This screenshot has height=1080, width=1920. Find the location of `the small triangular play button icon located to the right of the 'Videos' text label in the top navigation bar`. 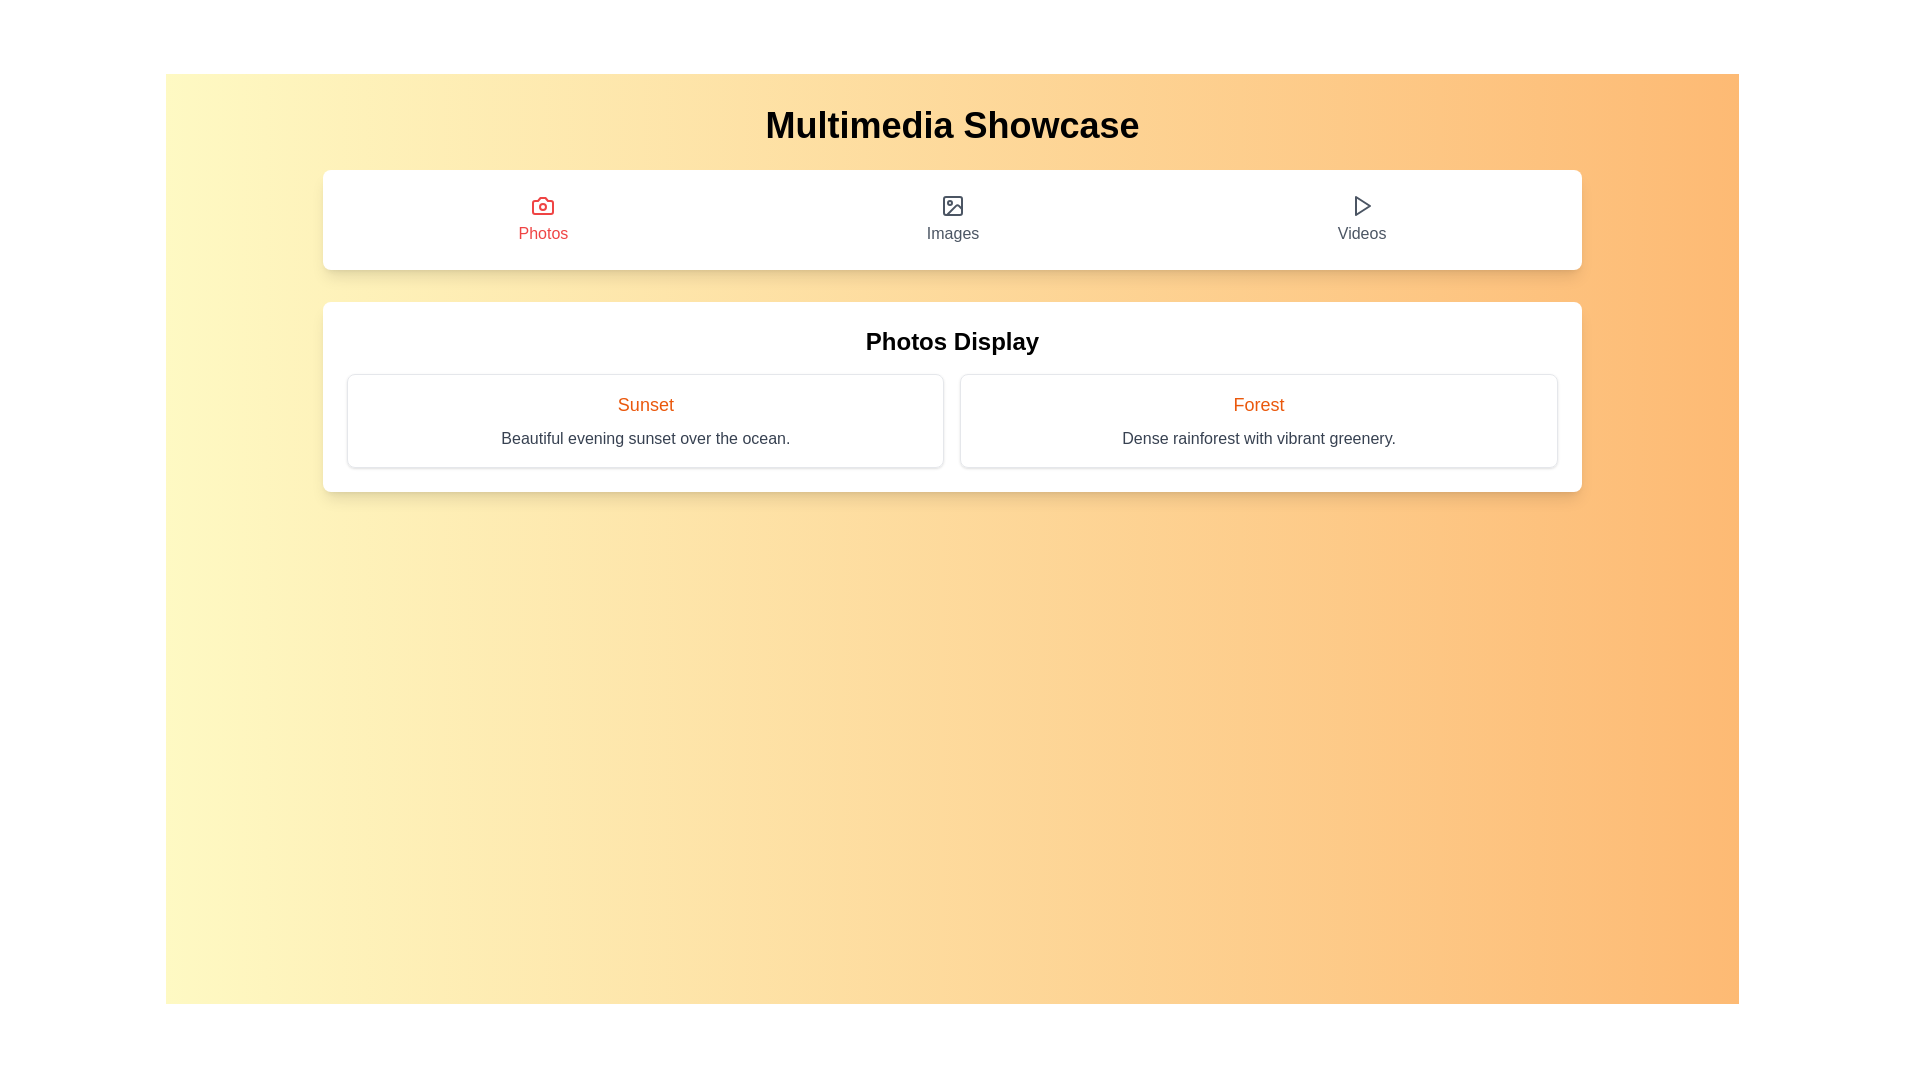

the small triangular play button icon located to the right of the 'Videos' text label in the top navigation bar is located at coordinates (1362, 205).